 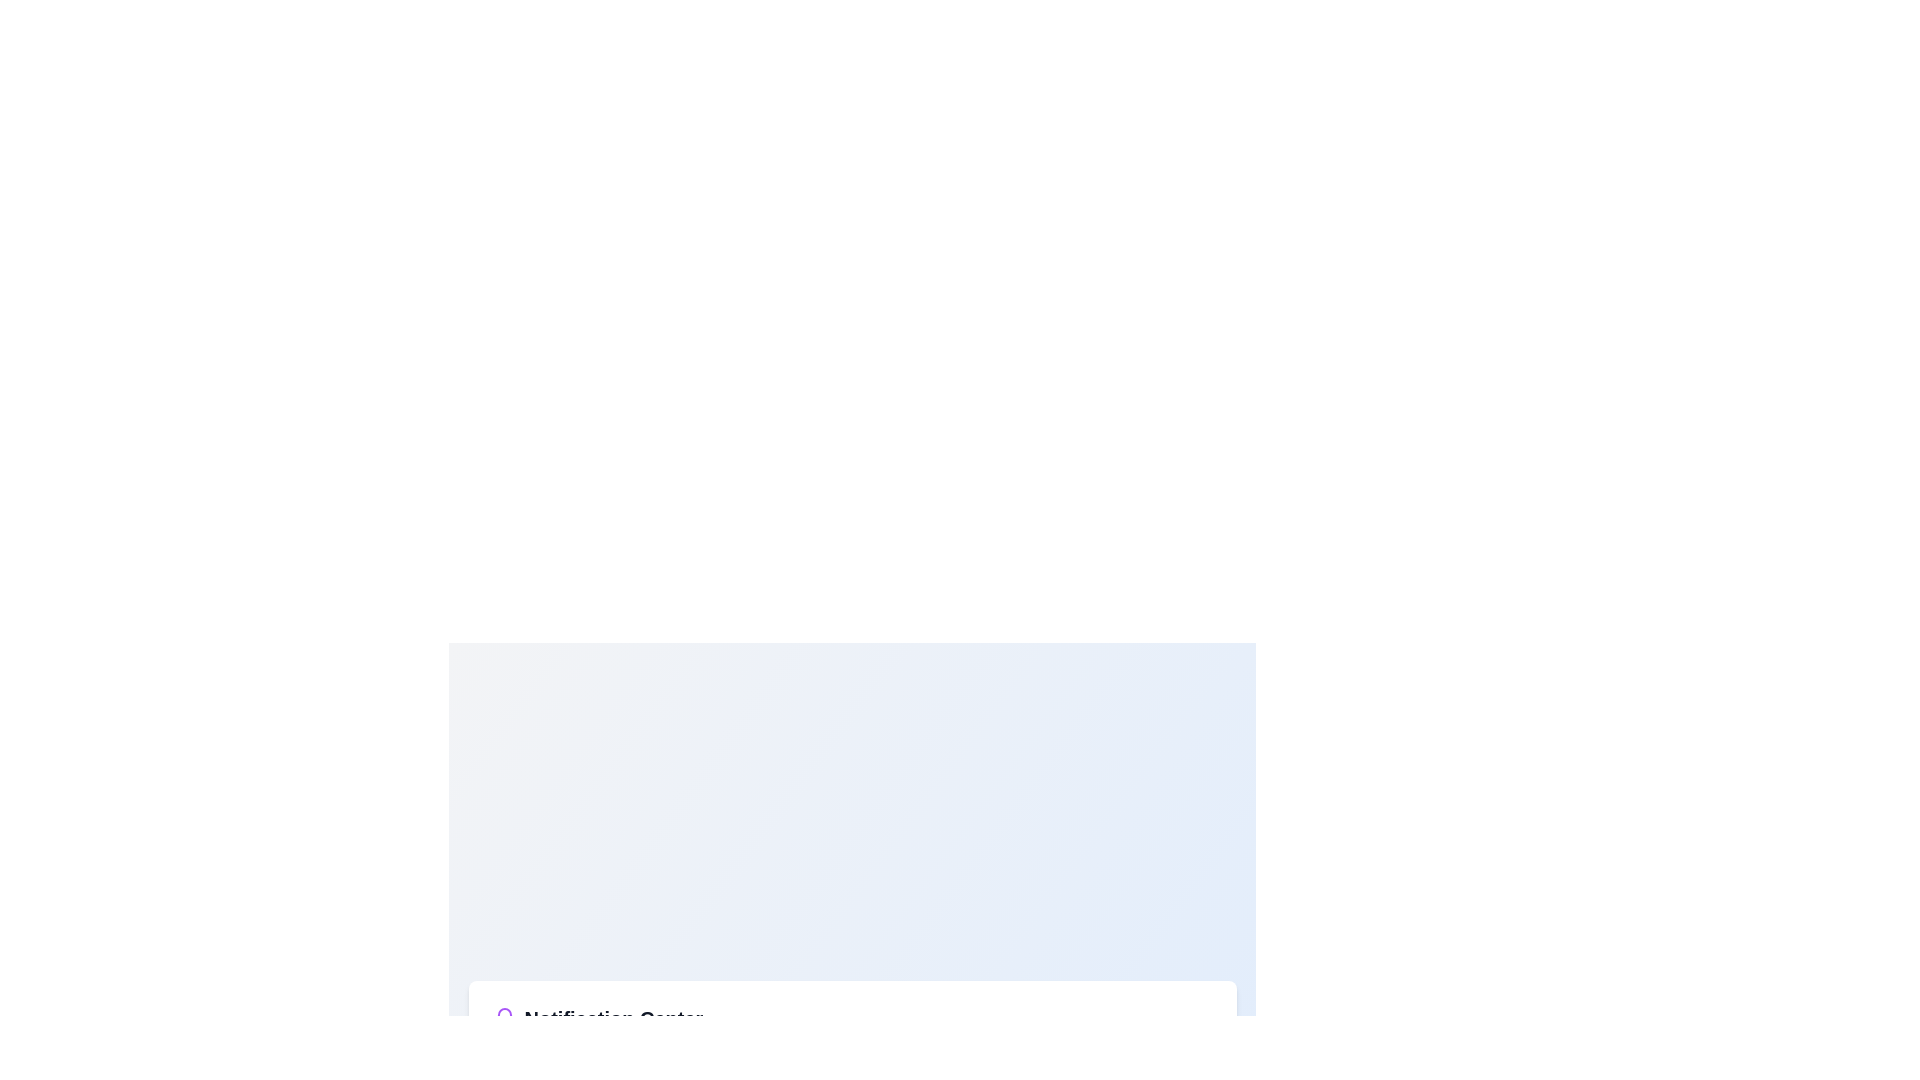 What do you see at coordinates (613, 1018) in the screenshot?
I see `the 'Notification Center' text label to interact with adjacent elements` at bounding box center [613, 1018].